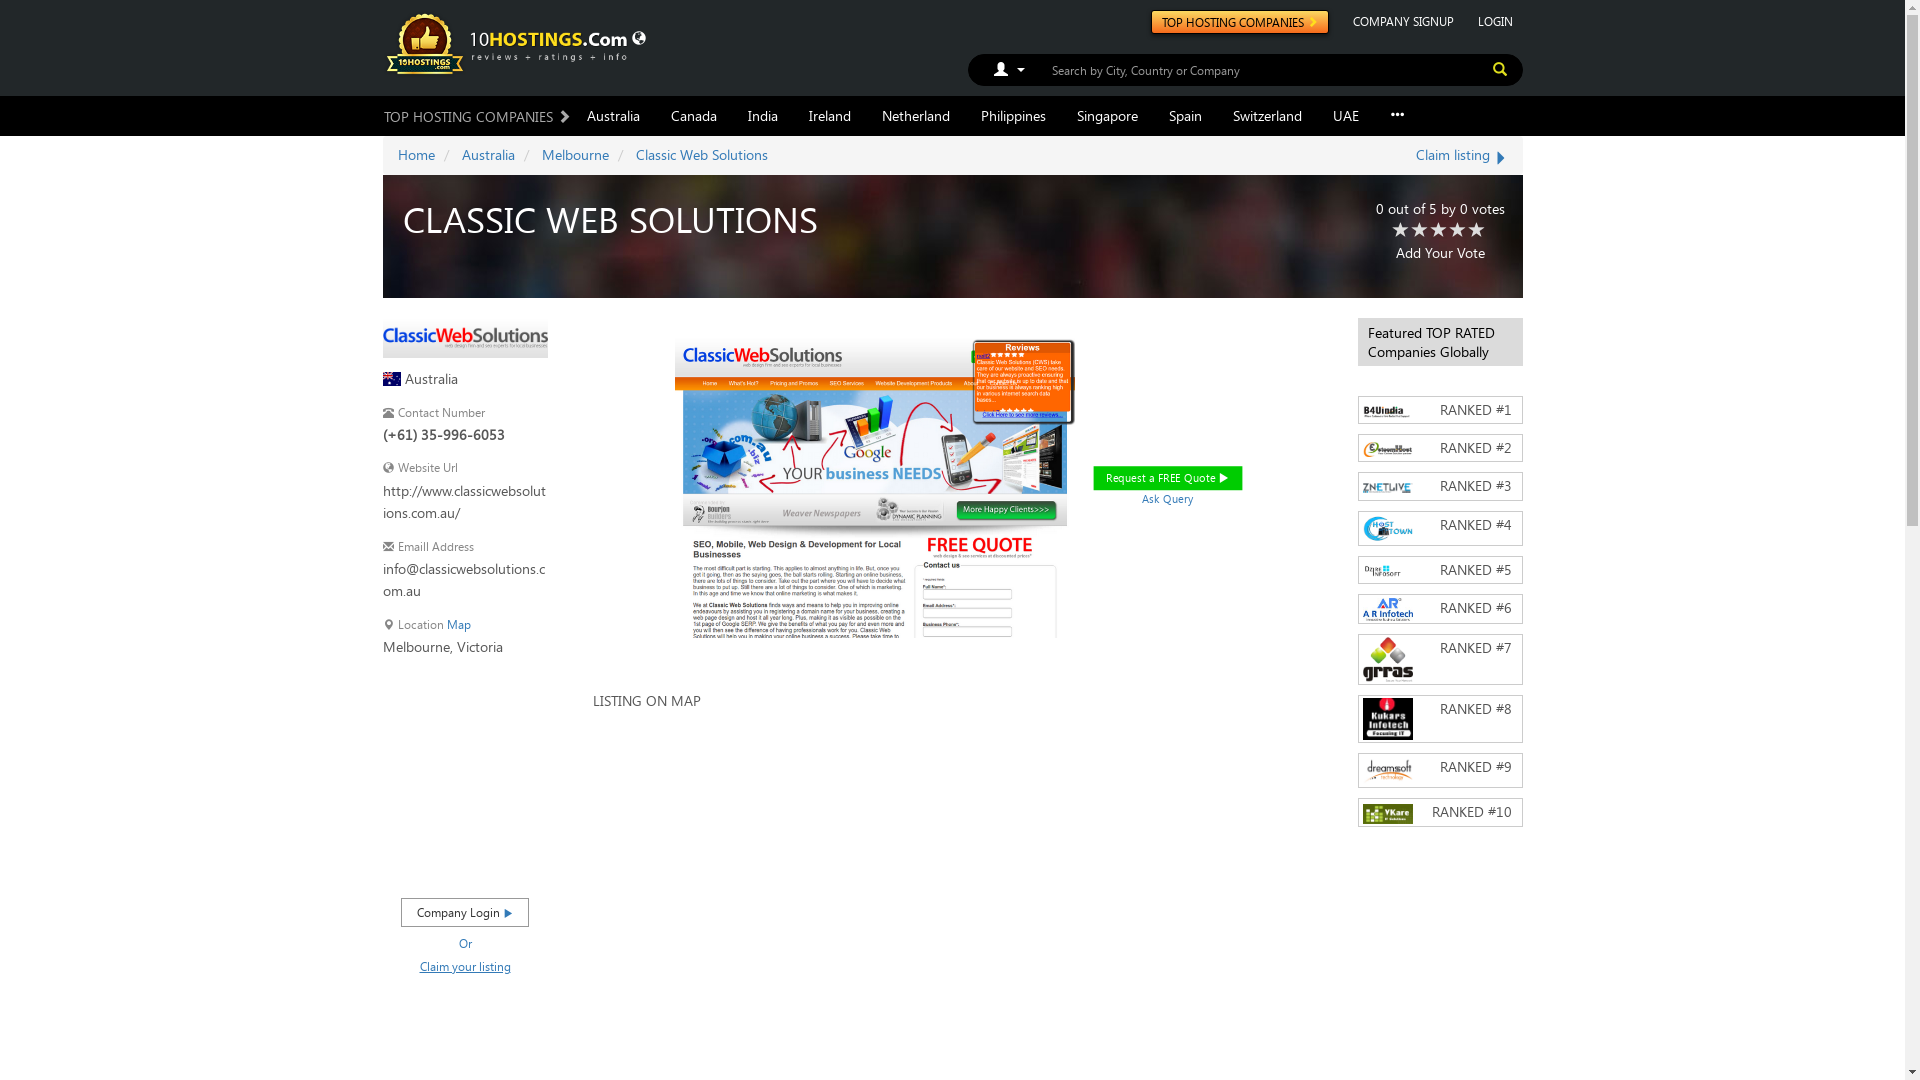  Describe the element at coordinates (508, 42) in the screenshot. I see `'10hostings.com'` at that location.